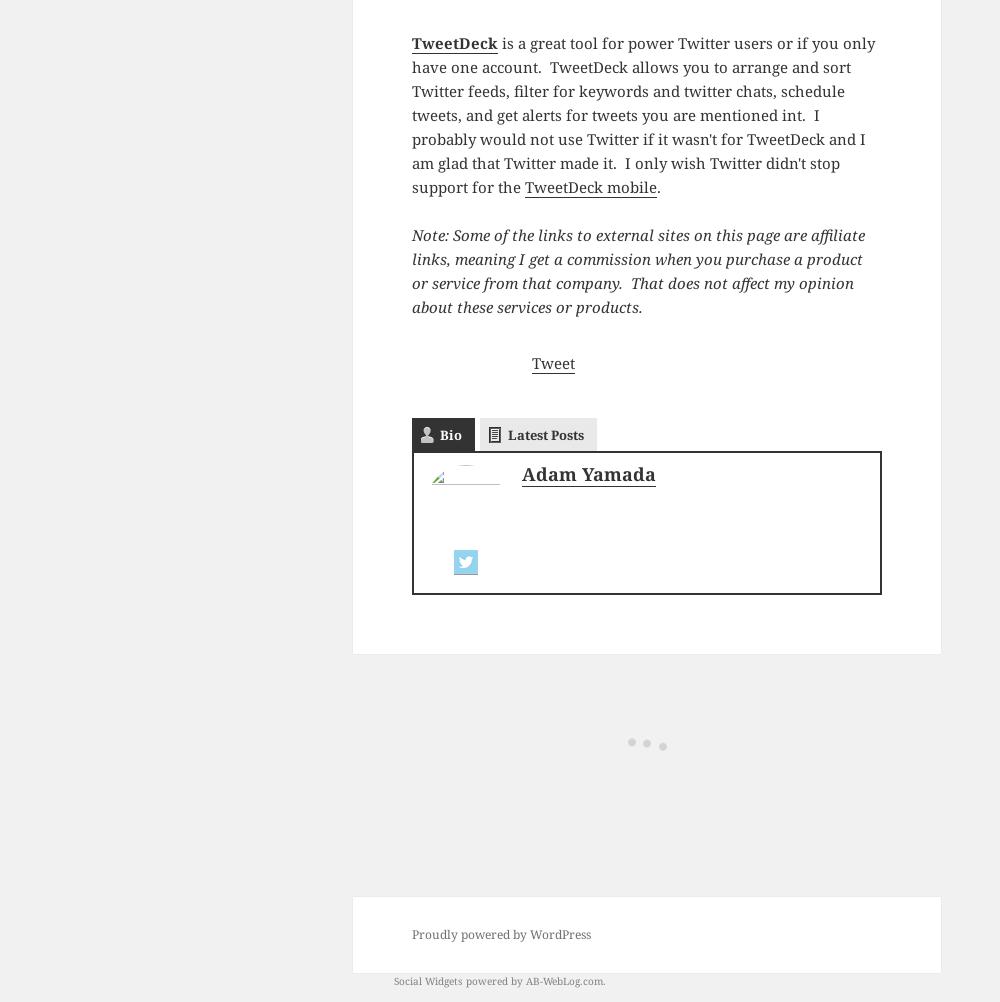  I want to click on 'Social Widgets', so click(428, 979).